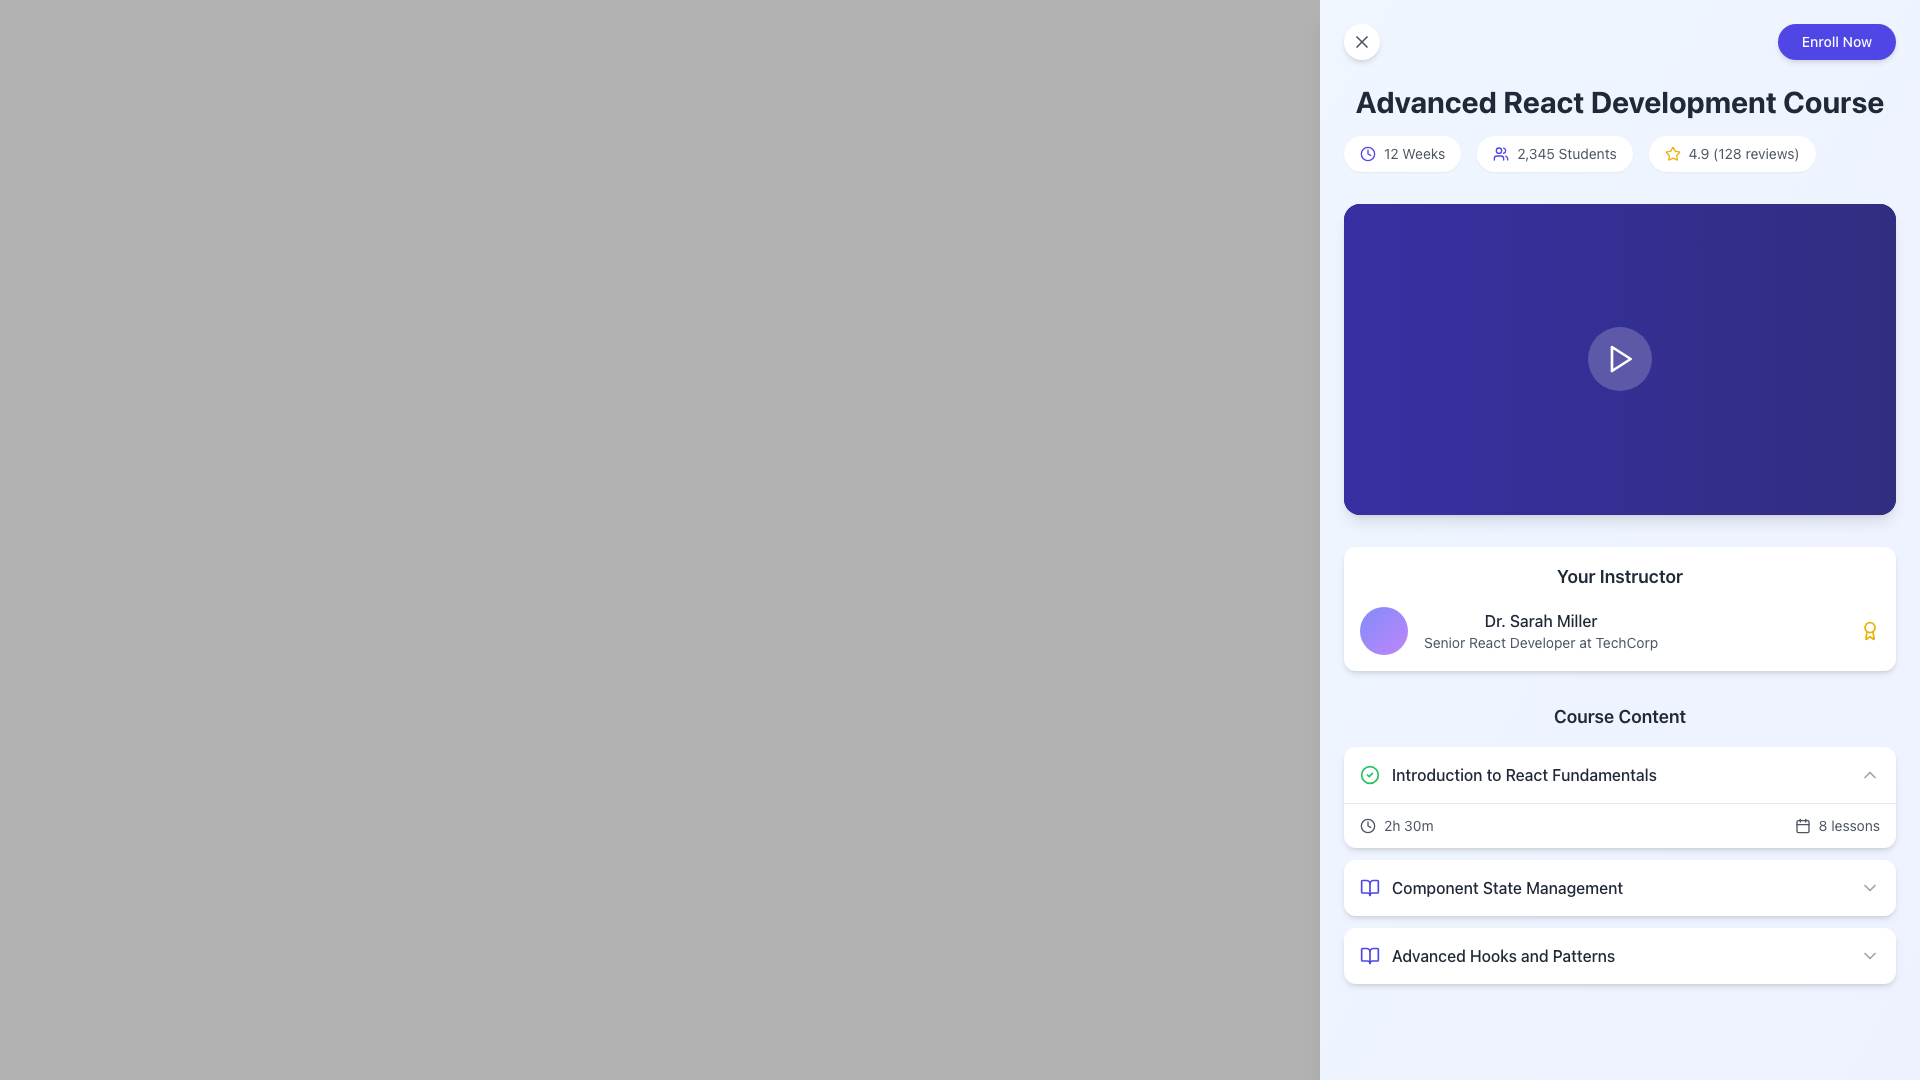 The image size is (1920, 1080). What do you see at coordinates (1554, 153) in the screenshot?
I see `the Informational badge that displays the total number of students enrolled in the course, located between '12 Weeks' and '4.9 (128 reviews)', below the title 'Advanced React Development Course'` at bounding box center [1554, 153].